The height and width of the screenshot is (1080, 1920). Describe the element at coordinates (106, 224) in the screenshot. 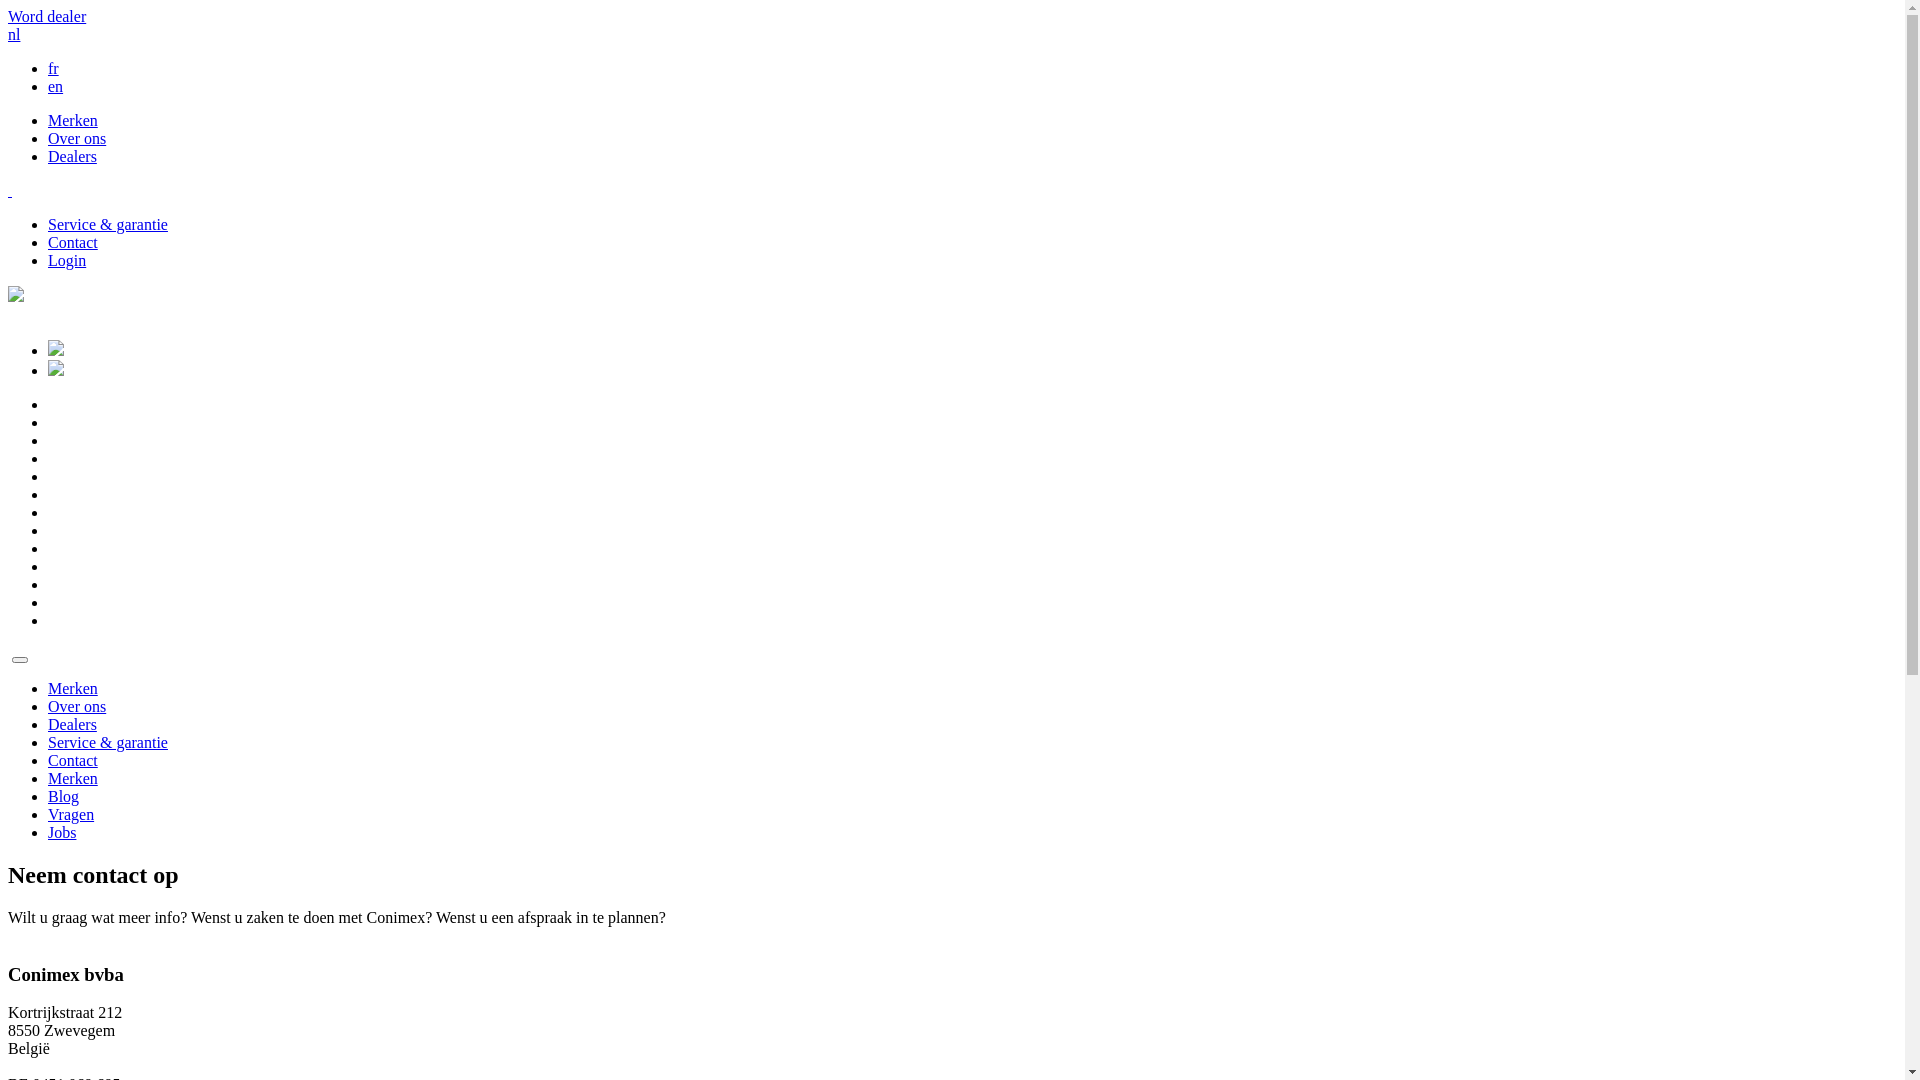

I see `'Service & garantie'` at that location.